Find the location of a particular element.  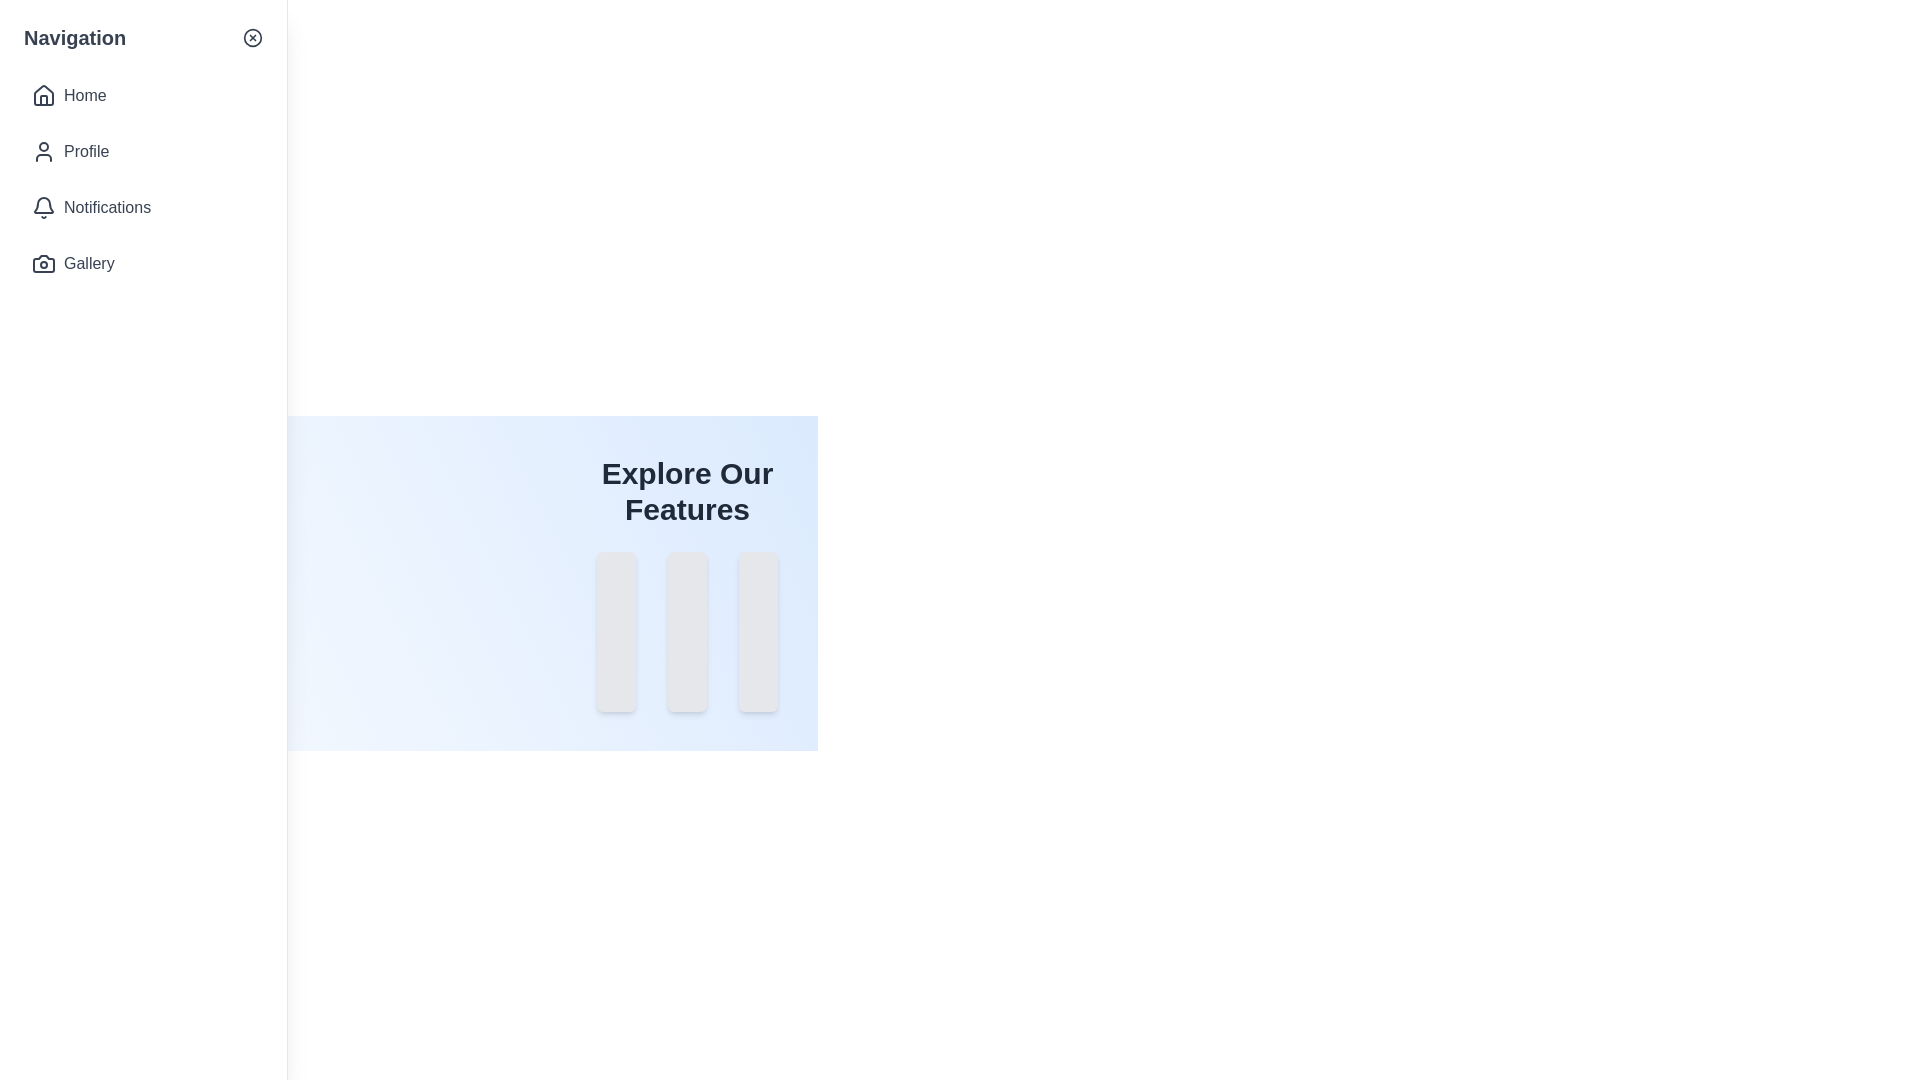

the 'Notifications' text label in the vertical navigation menu is located at coordinates (106, 208).